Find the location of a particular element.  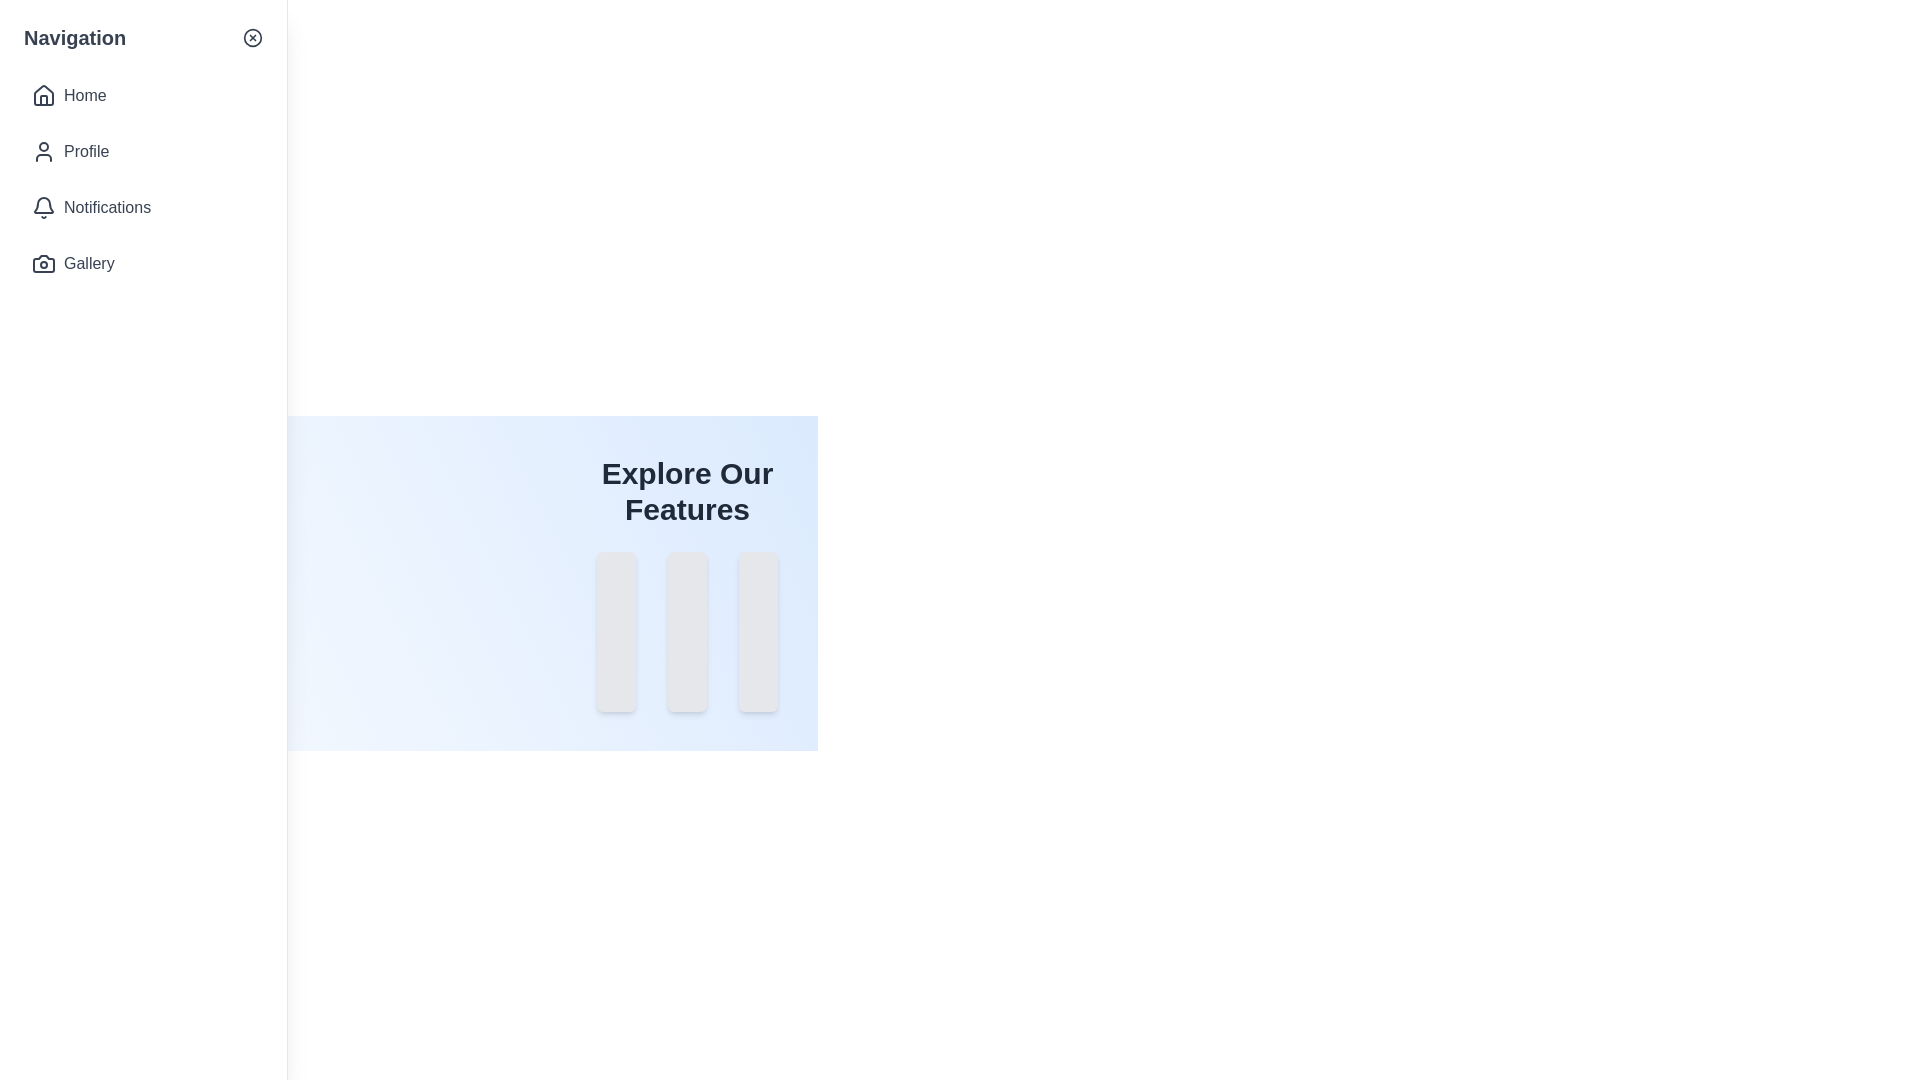

the 'Notifications' text label in the vertical navigation menu is located at coordinates (106, 208).